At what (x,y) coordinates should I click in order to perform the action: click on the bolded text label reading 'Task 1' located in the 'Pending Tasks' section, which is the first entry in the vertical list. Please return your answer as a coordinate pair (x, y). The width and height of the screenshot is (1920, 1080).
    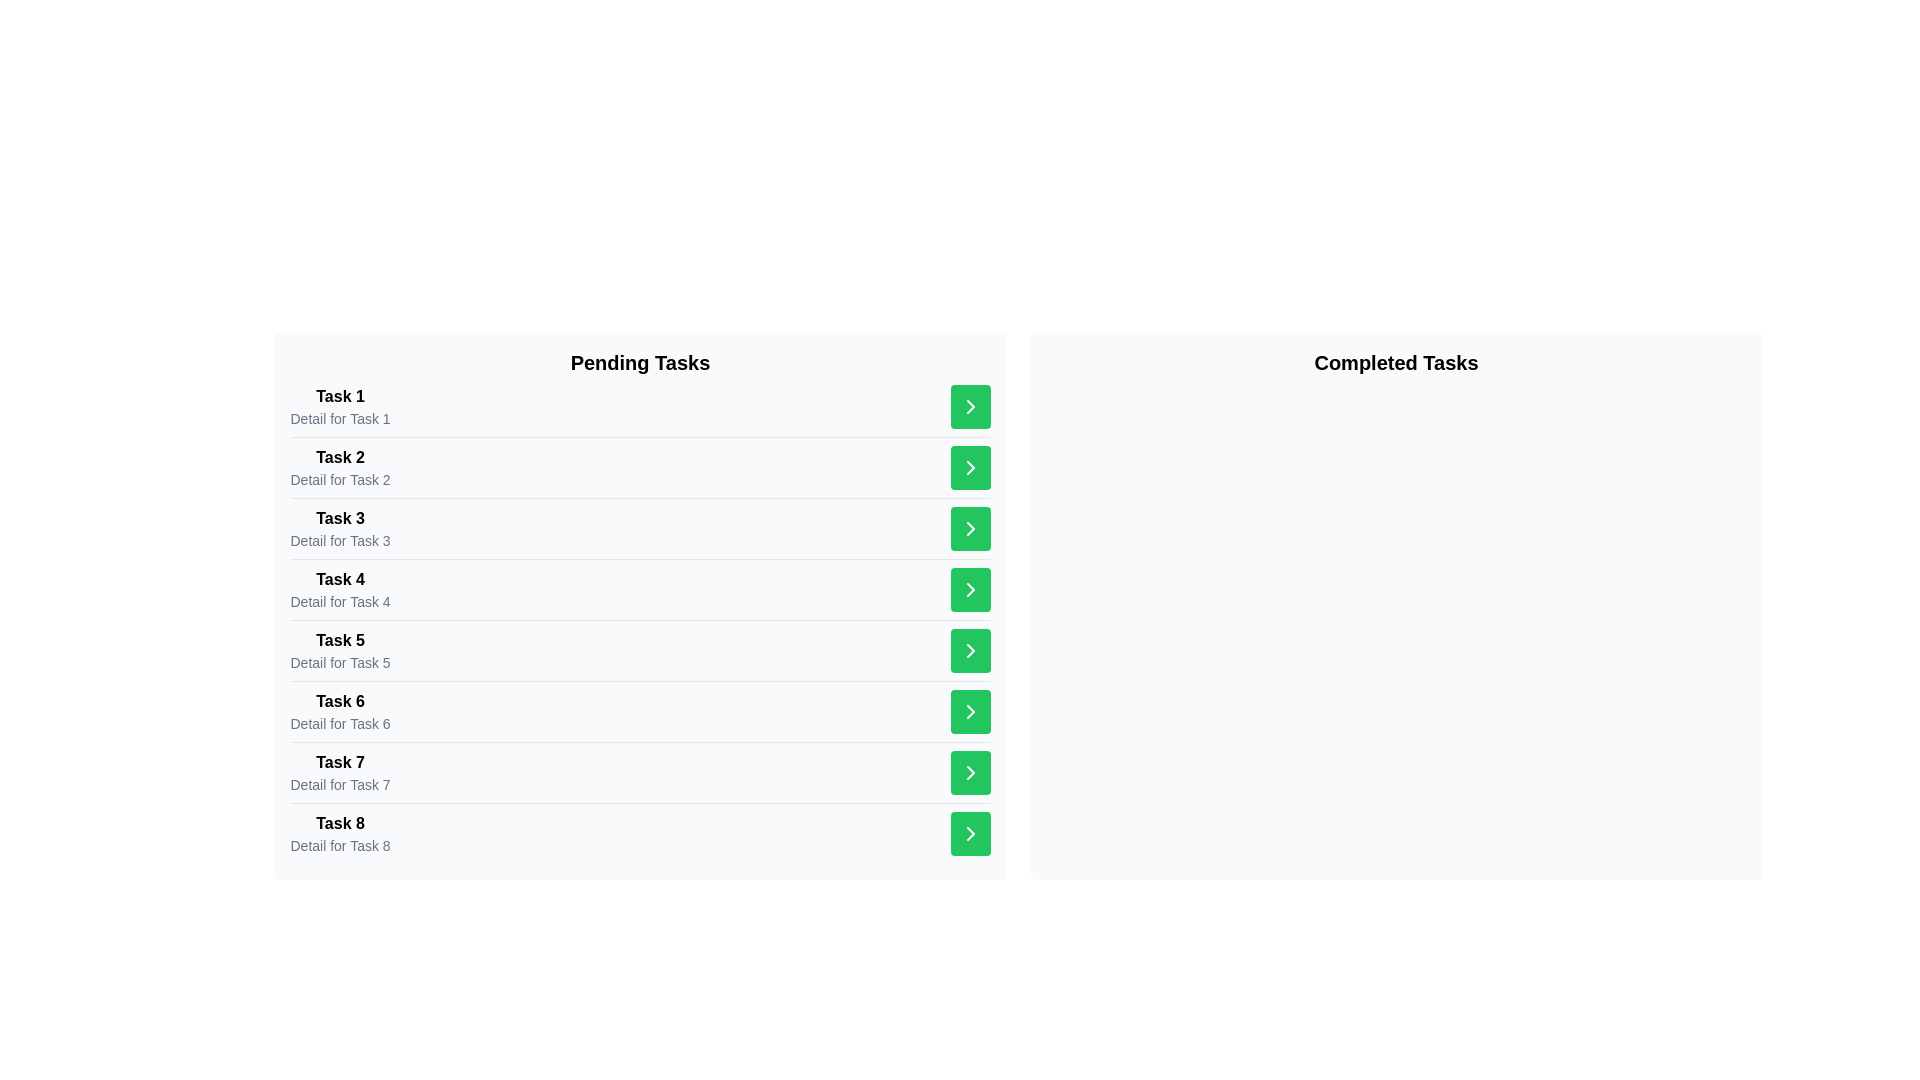
    Looking at the image, I should click on (340, 397).